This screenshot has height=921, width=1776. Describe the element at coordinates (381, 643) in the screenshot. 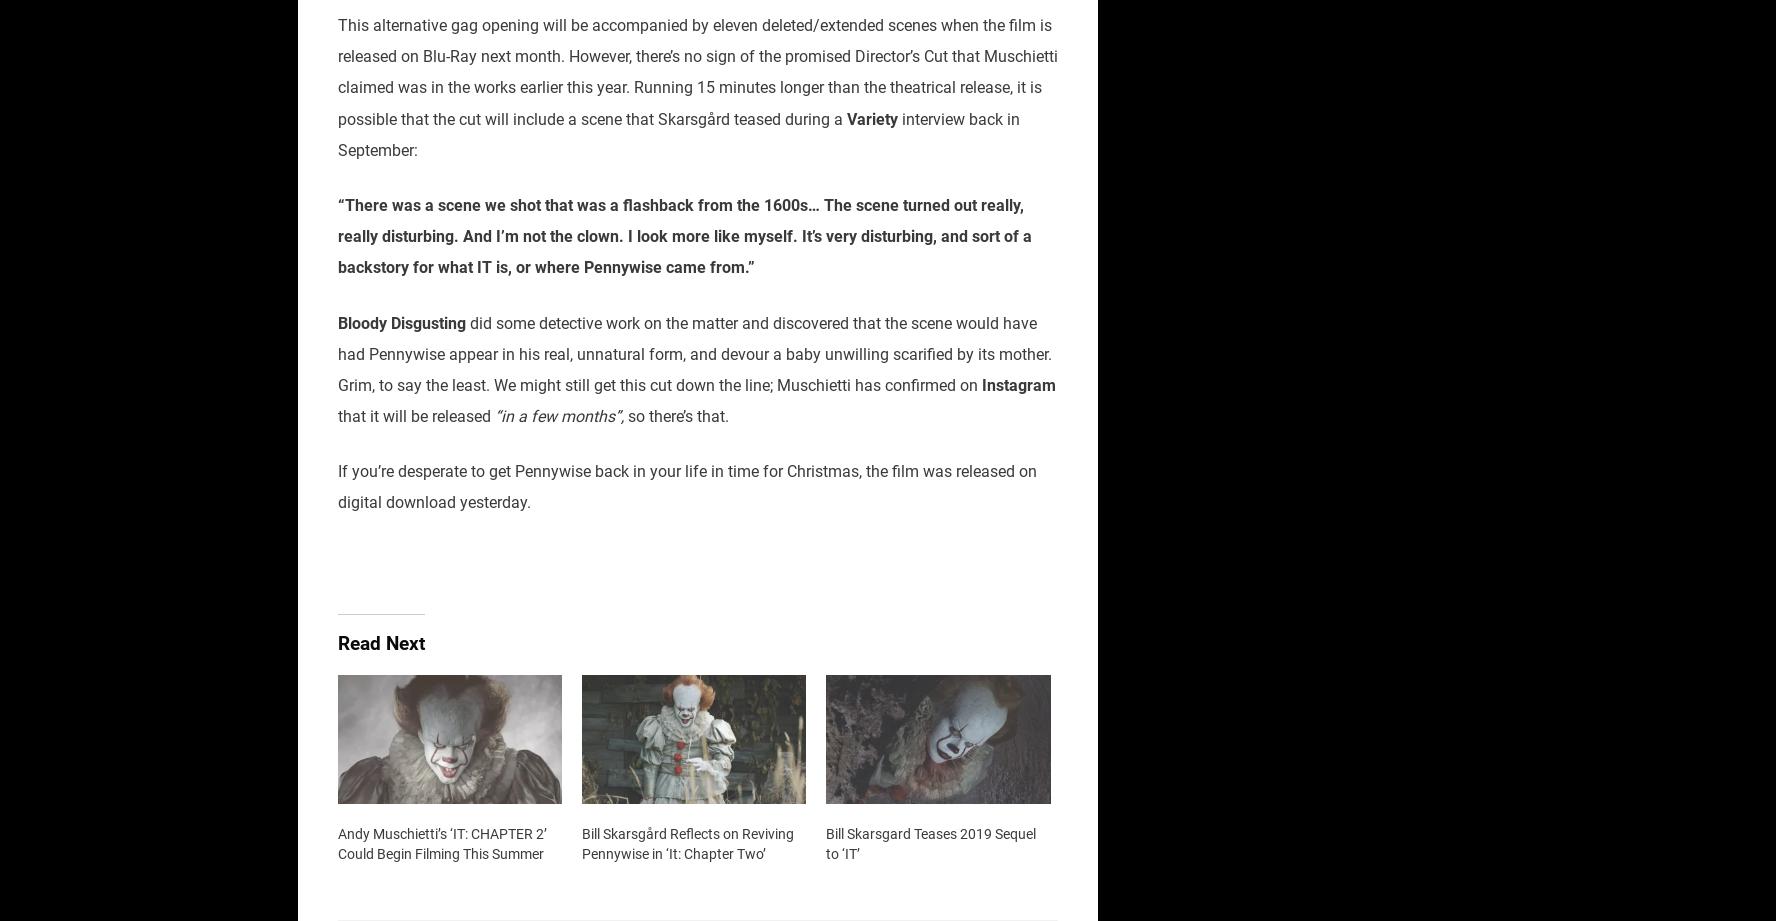

I see `'Read Next'` at that location.